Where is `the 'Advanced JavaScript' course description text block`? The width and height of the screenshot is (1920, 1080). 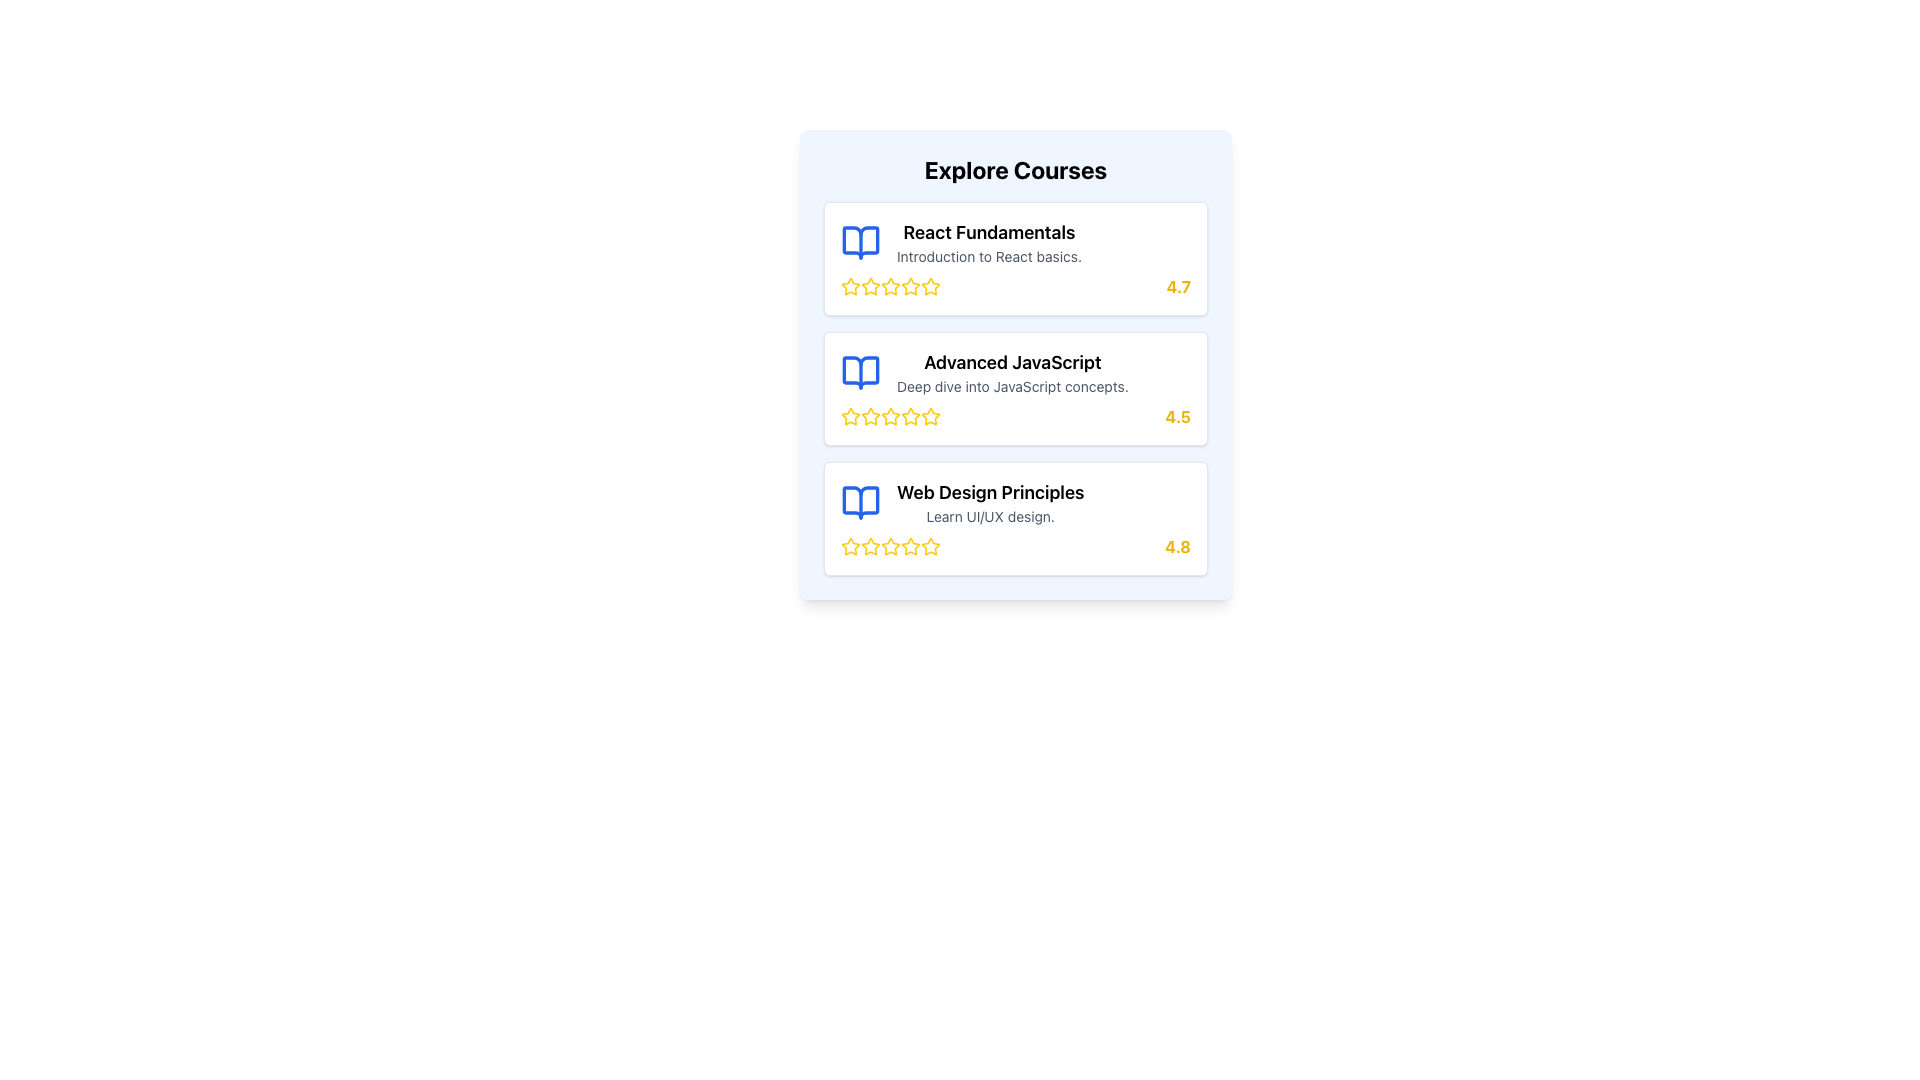 the 'Advanced JavaScript' course description text block is located at coordinates (1012, 373).